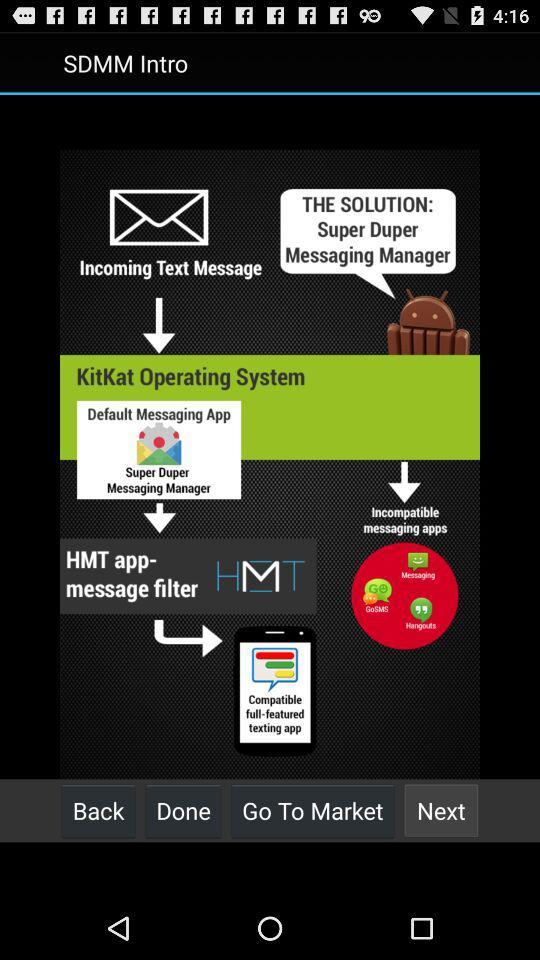 The height and width of the screenshot is (960, 540). Describe the element at coordinates (270, 464) in the screenshot. I see `icon at the center` at that location.